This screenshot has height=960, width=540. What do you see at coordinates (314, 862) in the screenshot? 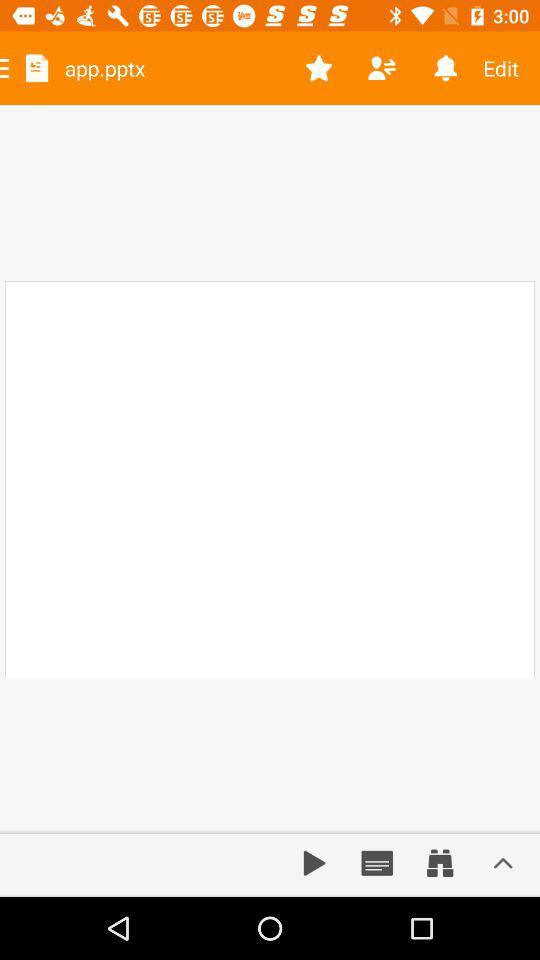
I see `play` at bounding box center [314, 862].